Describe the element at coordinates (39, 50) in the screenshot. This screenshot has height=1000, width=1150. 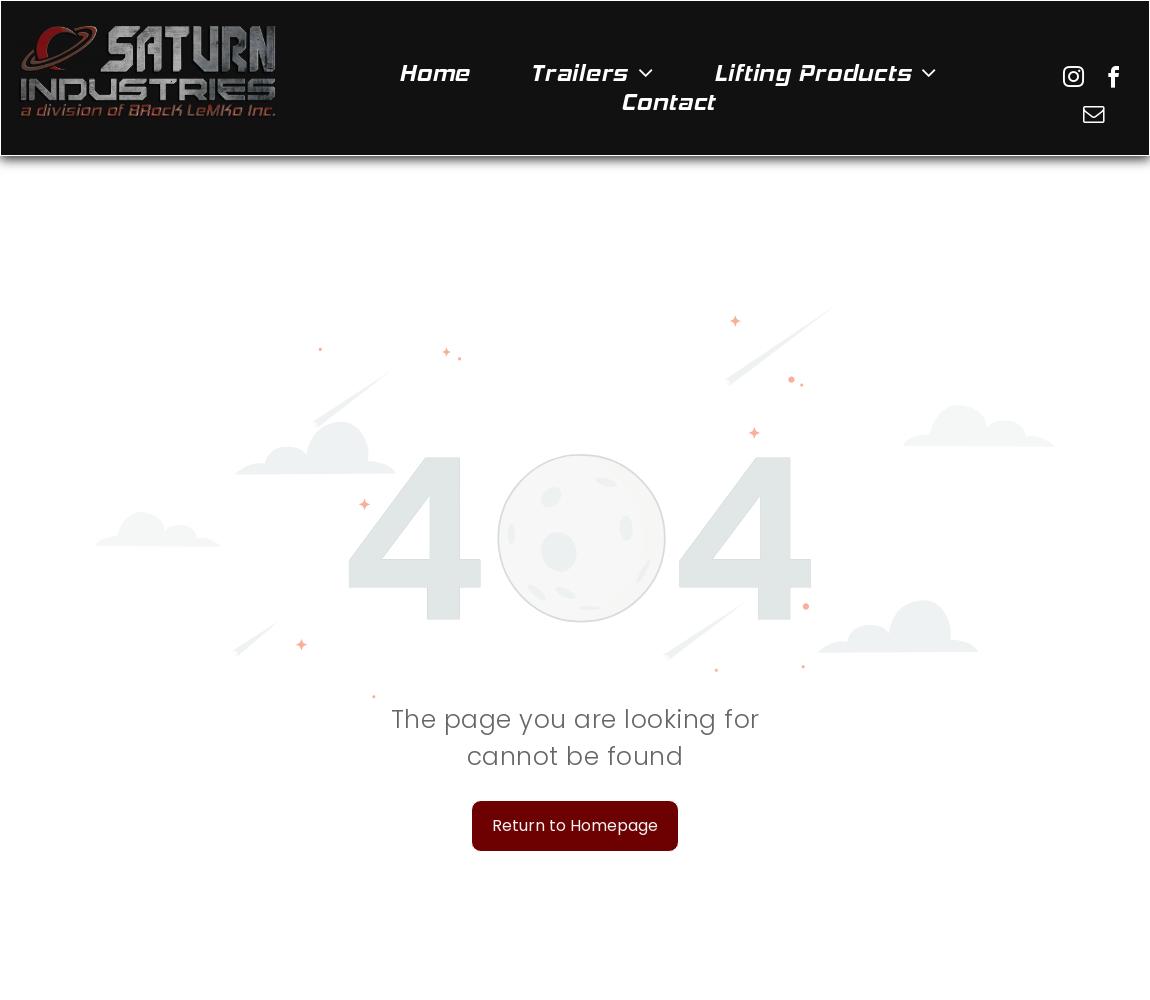
I see `'Share by:'` at that location.